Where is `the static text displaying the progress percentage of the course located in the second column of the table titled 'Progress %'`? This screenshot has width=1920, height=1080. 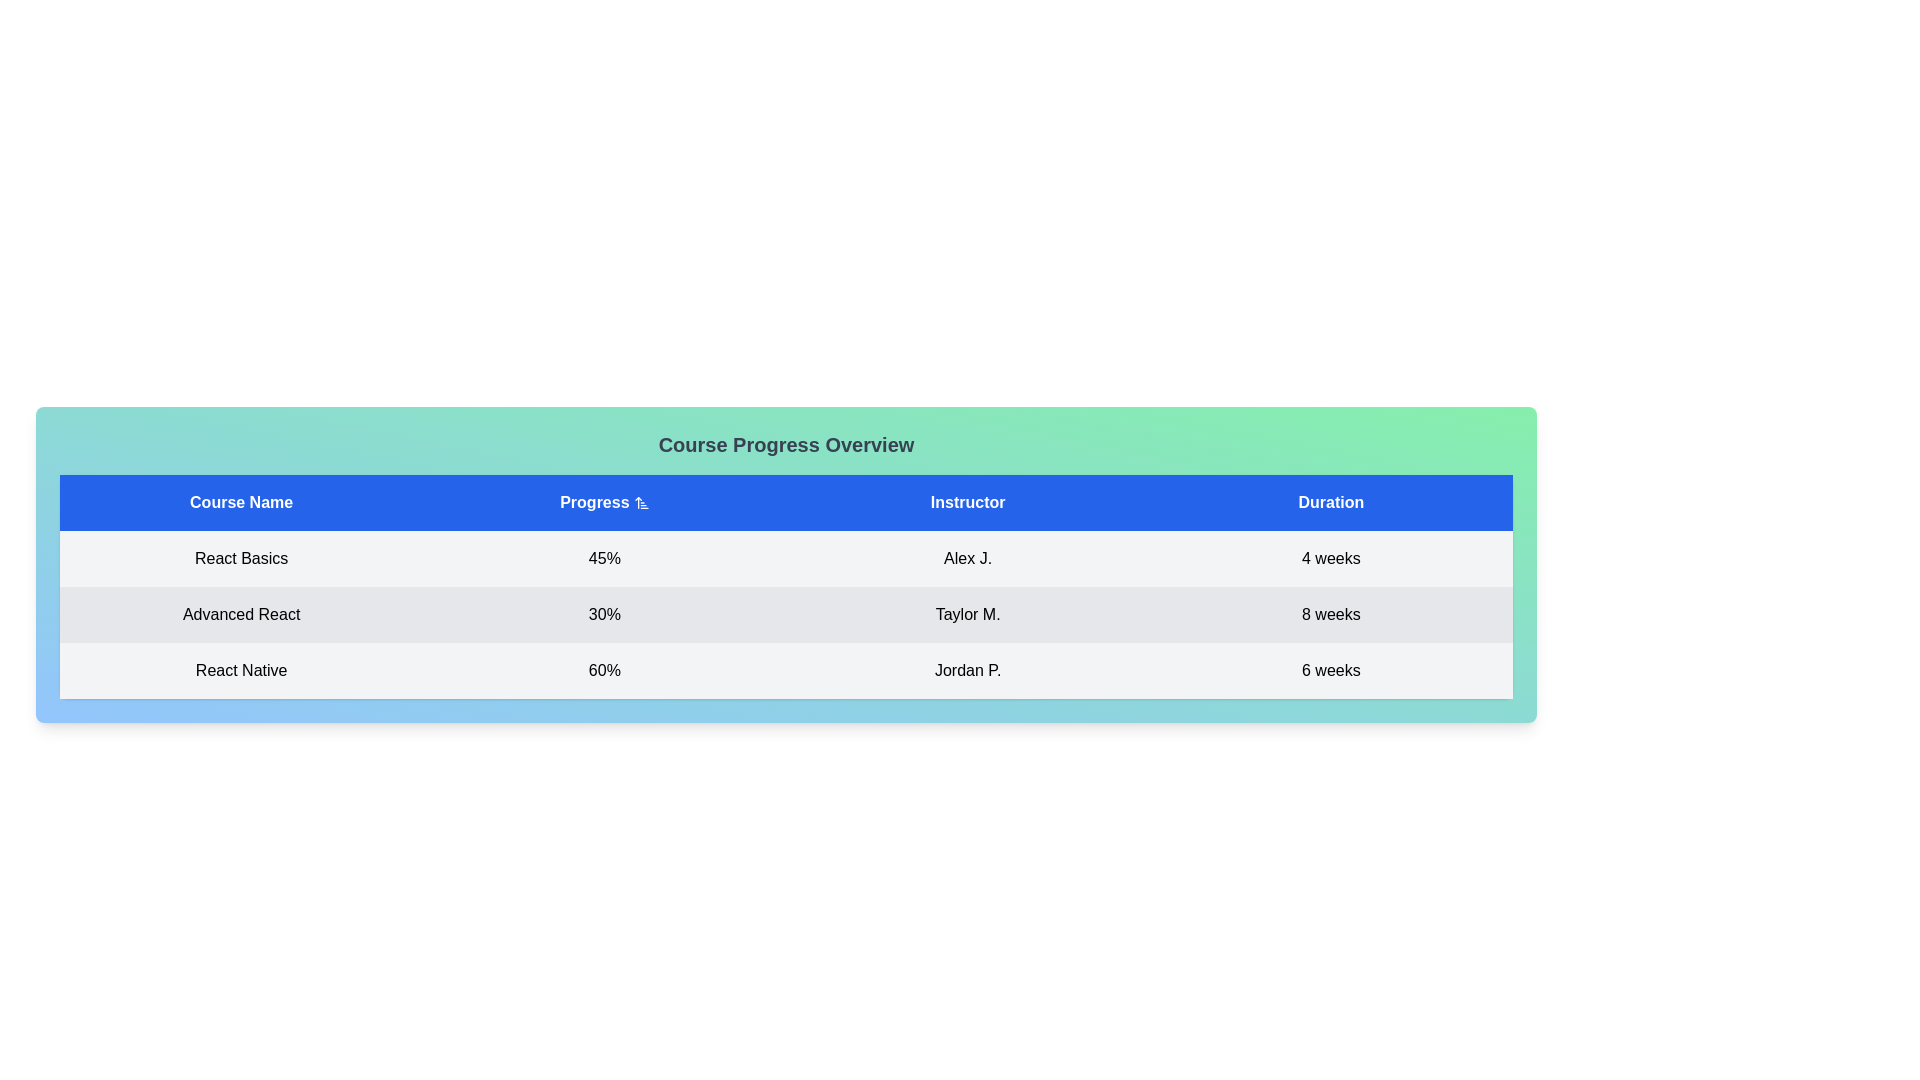
the static text displaying the progress percentage of the course located in the second column of the table titled 'Progress %' is located at coordinates (603, 613).